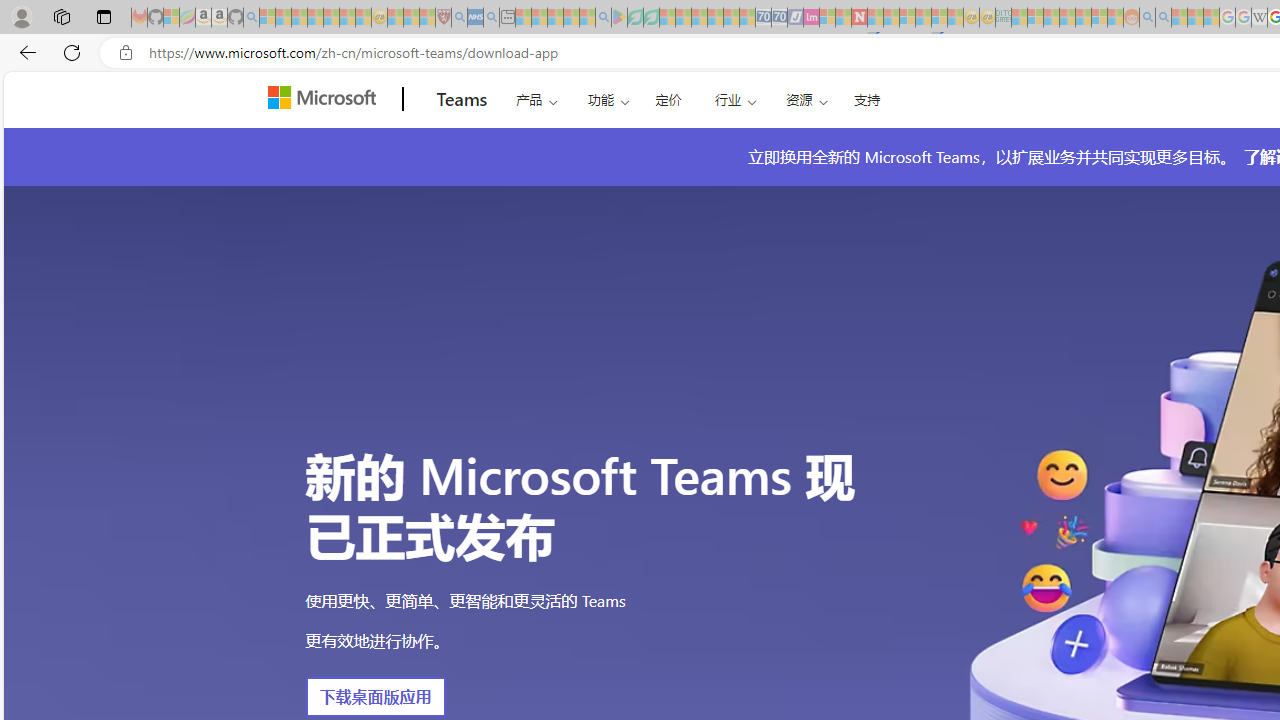 The width and height of the screenshot is (1280, 720). I want to click on 'Bluey: Let', so click(618, 17).